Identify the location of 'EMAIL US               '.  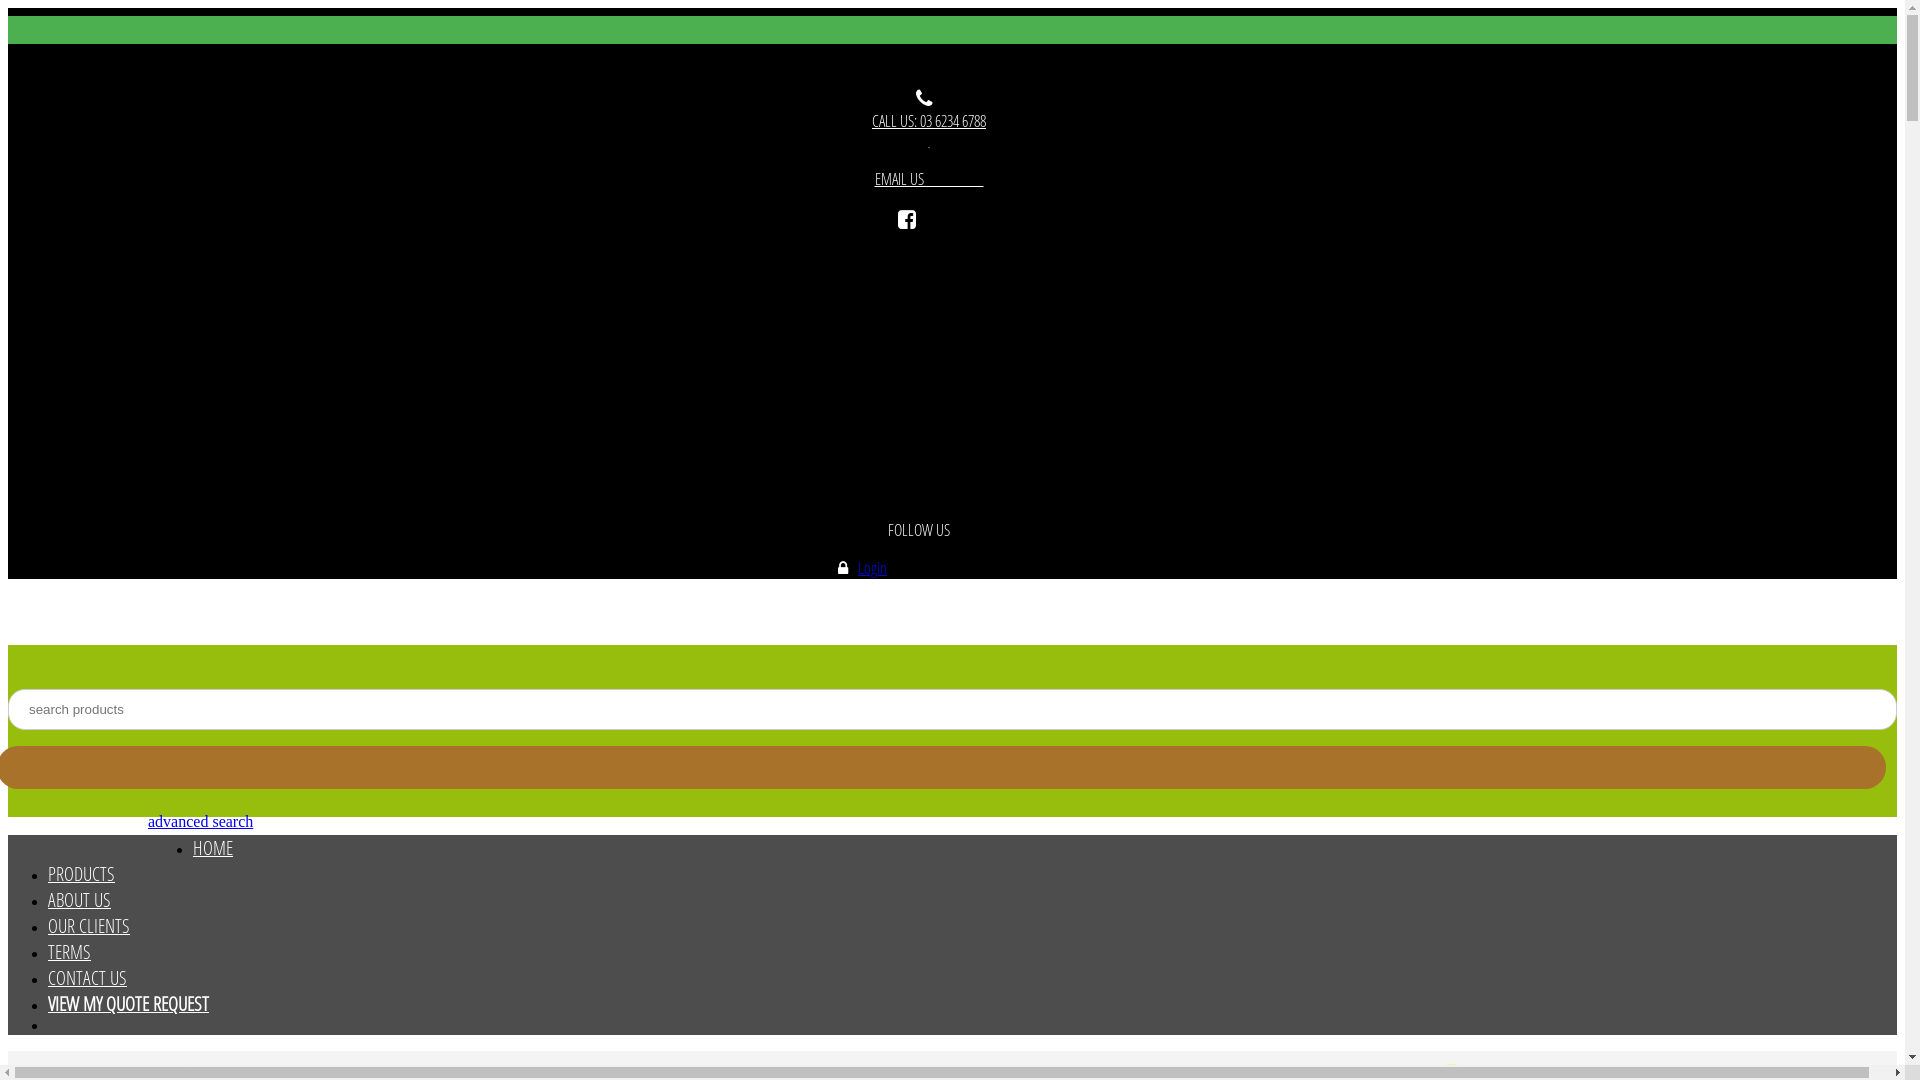
(927, 177).